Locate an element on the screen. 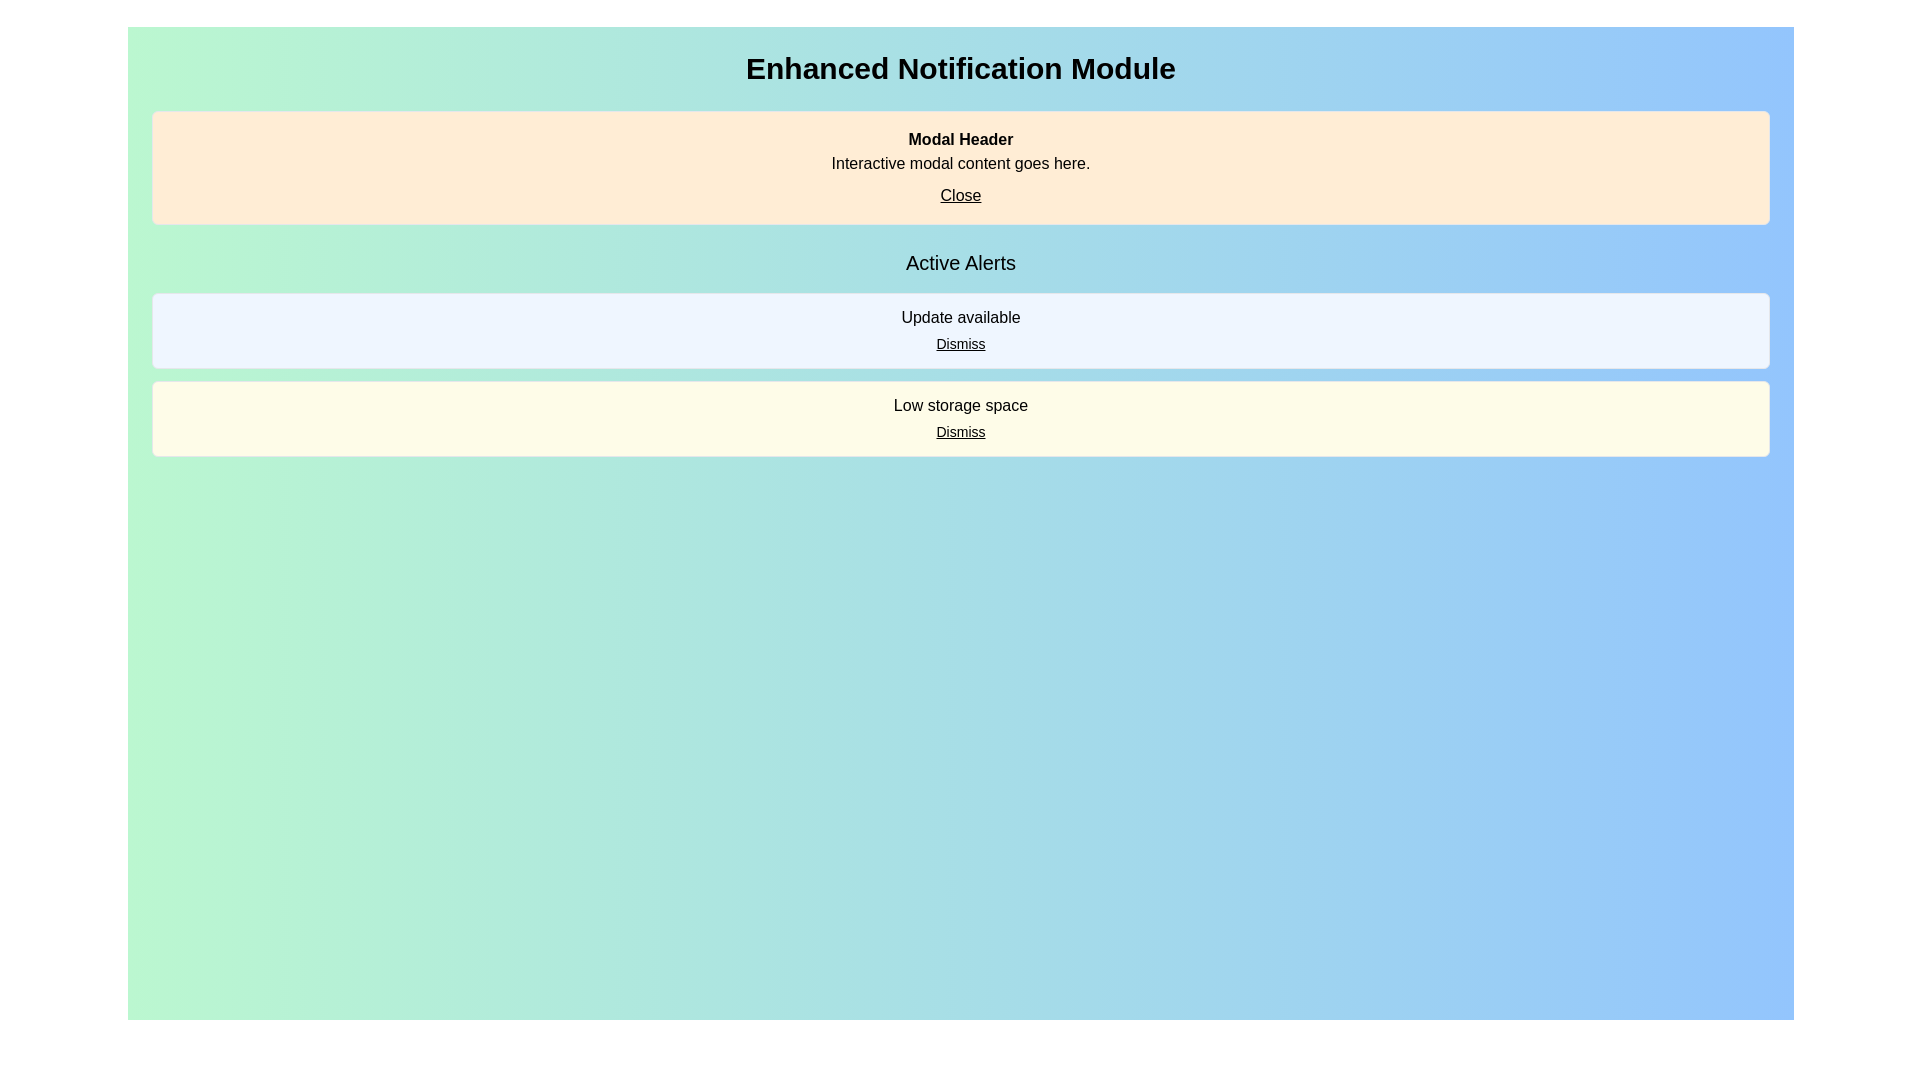  the 'Dismiss' link in the first Notification card located in the 'Active Alerts' section to acknowledge the notification is located at coordinates (960, 330).